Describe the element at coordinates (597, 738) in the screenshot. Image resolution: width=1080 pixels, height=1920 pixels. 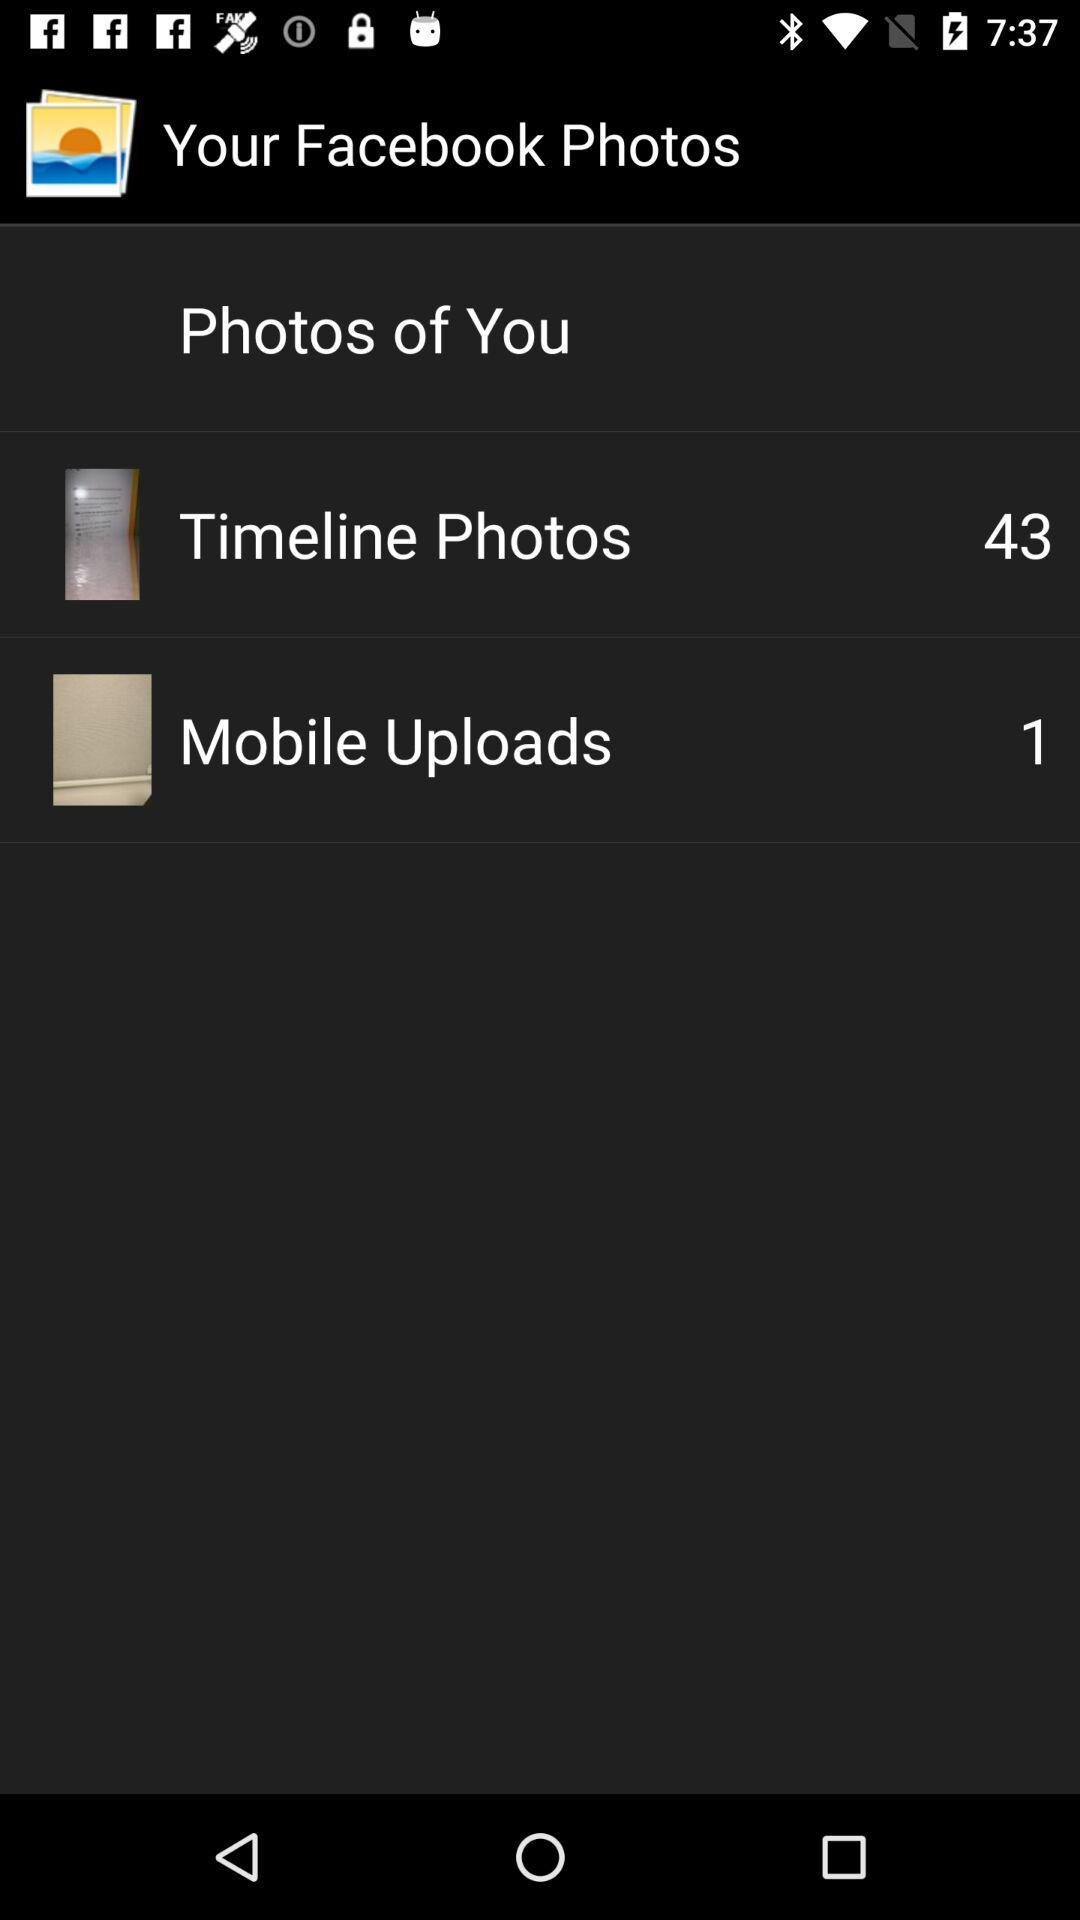
I see `icon next to the 1 icon` at that location.